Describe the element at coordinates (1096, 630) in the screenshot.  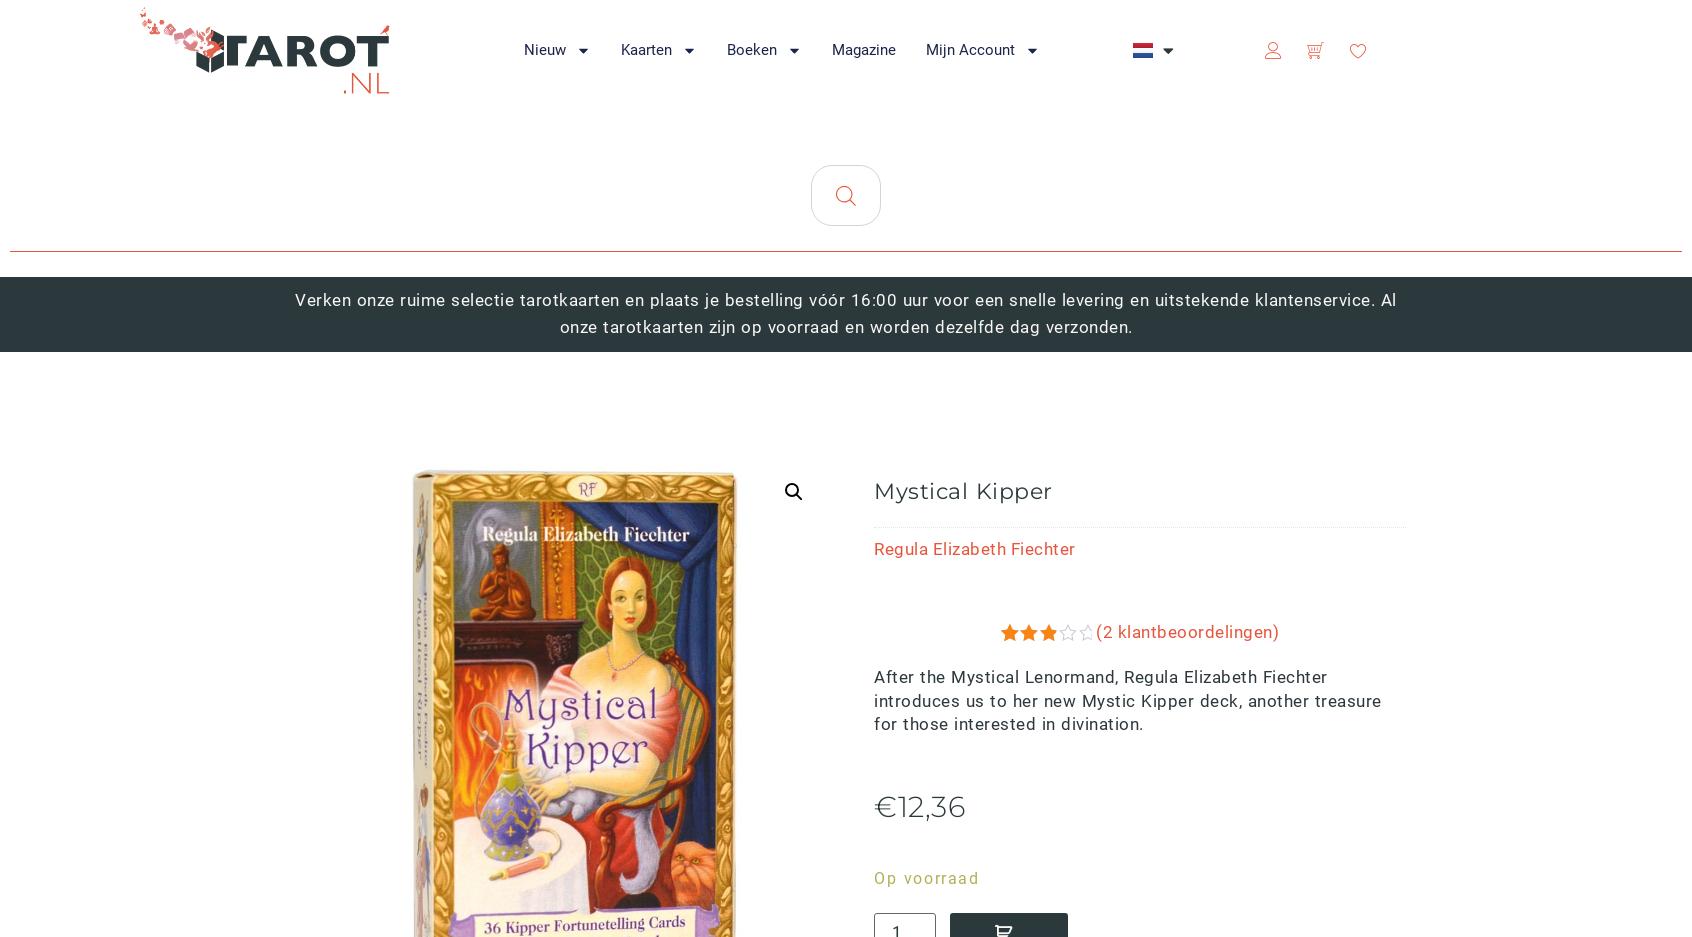
I see `'('` at that location.